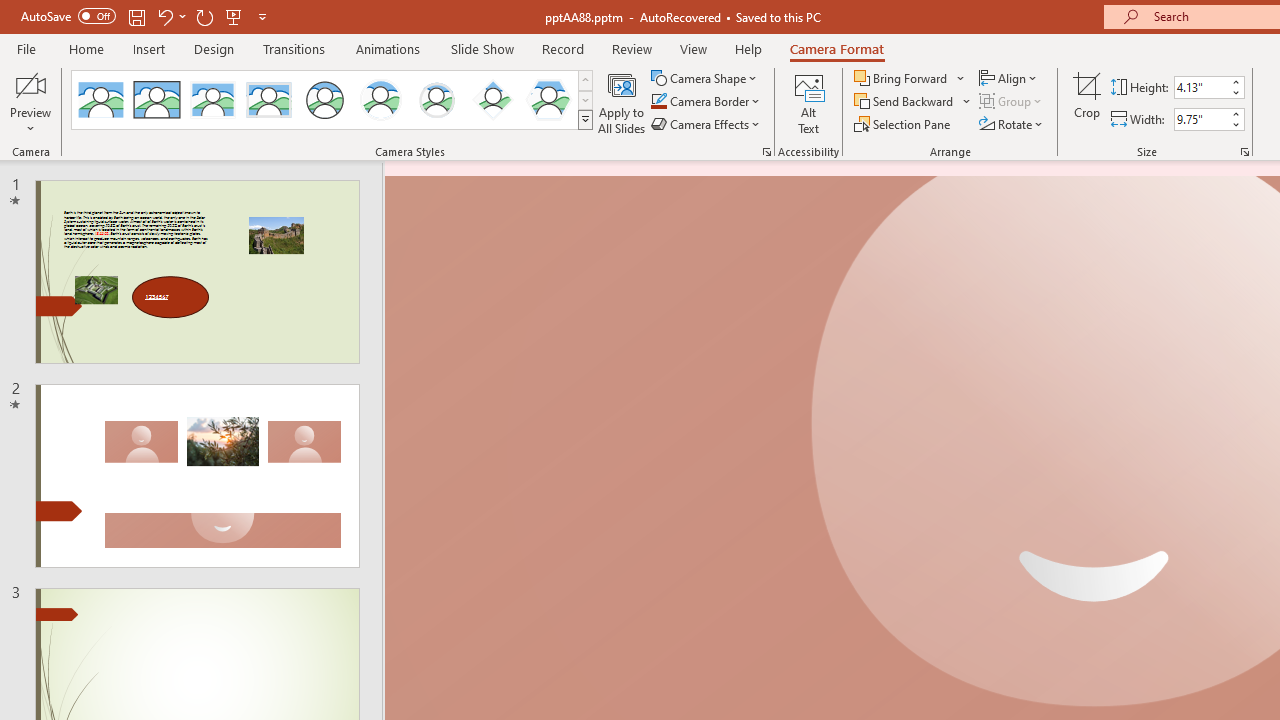  I want to click on 'Center Shadow Circle', so click(381, 100).